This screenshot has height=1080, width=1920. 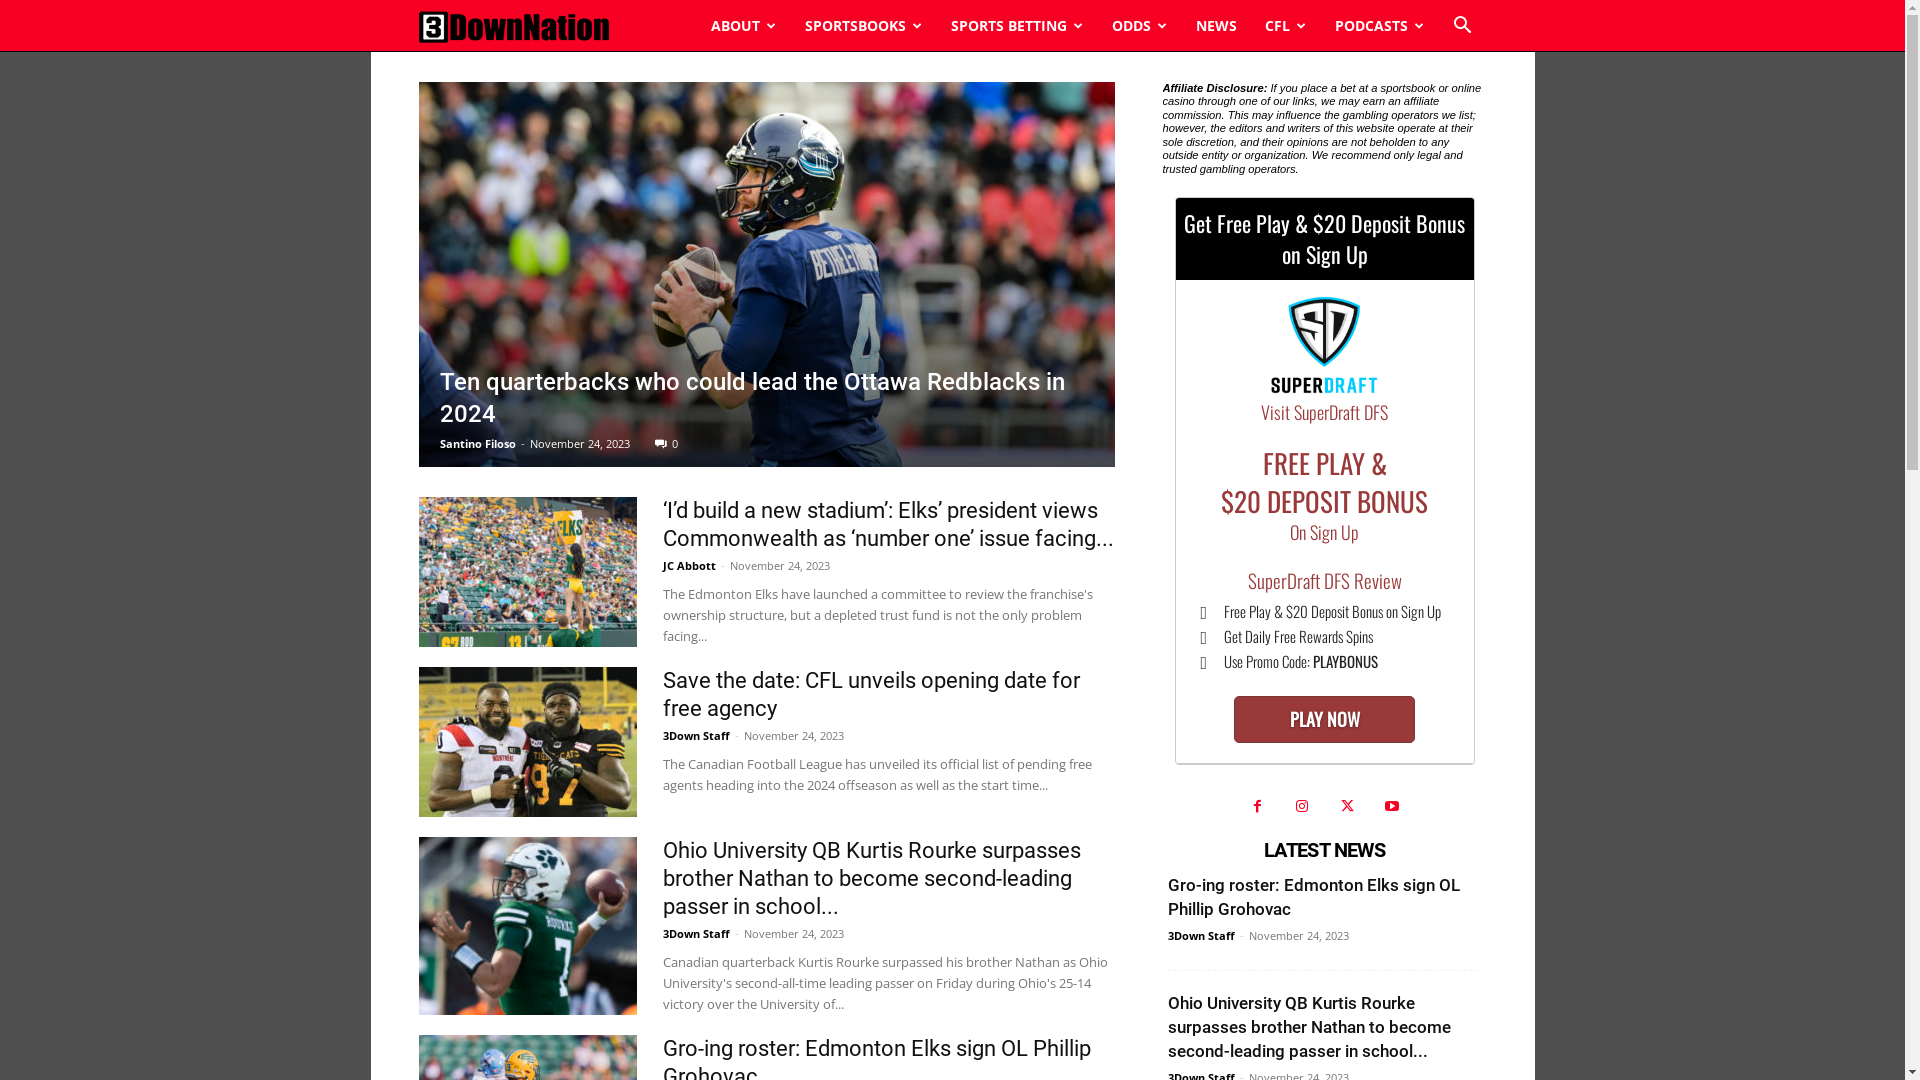 I want to click on 'NEWS', so click(x=1215, y=26).